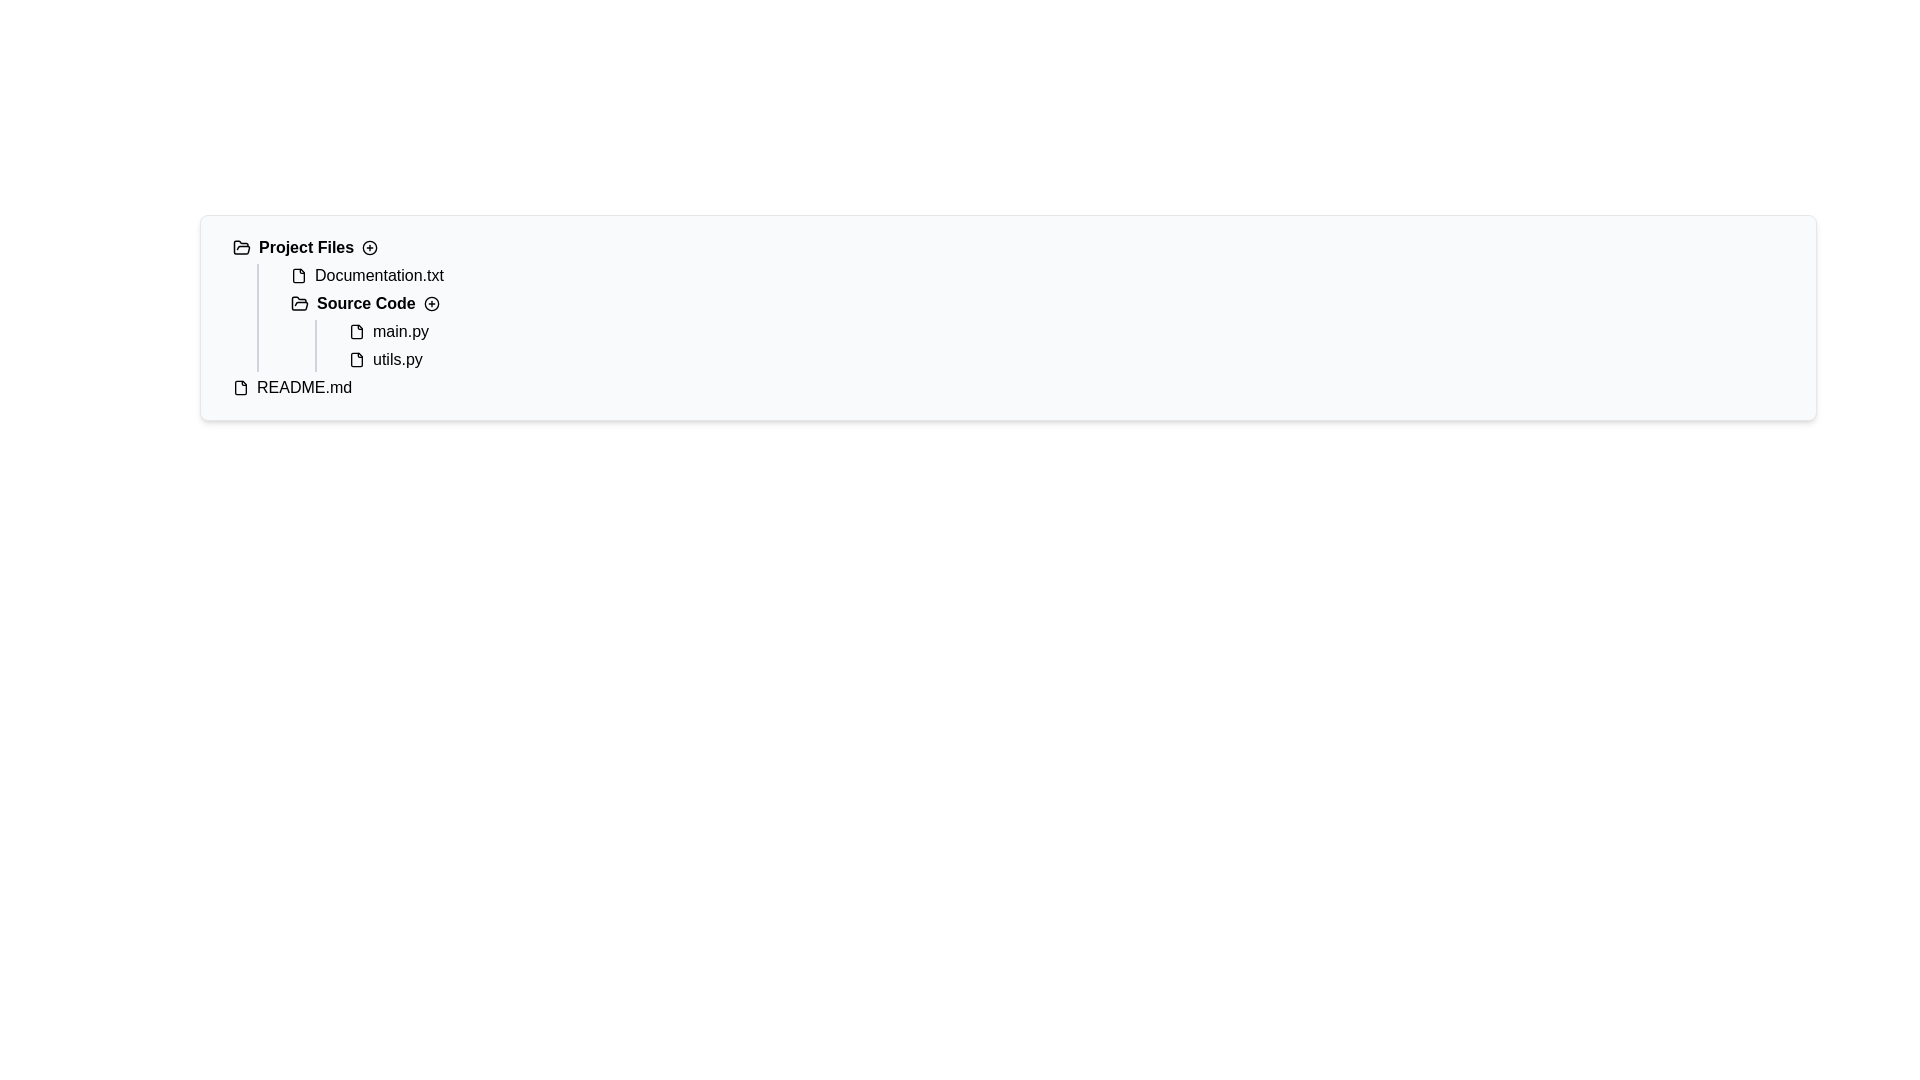 The height and width of the screenshot is (1080, 1920). What do you see at coordinates (356, 358) in the screenshot?
I see `the file icon representing 'utils.py' located at the top-right corner of the Source Code folder in the file tree` at bounding box center [356, 358].